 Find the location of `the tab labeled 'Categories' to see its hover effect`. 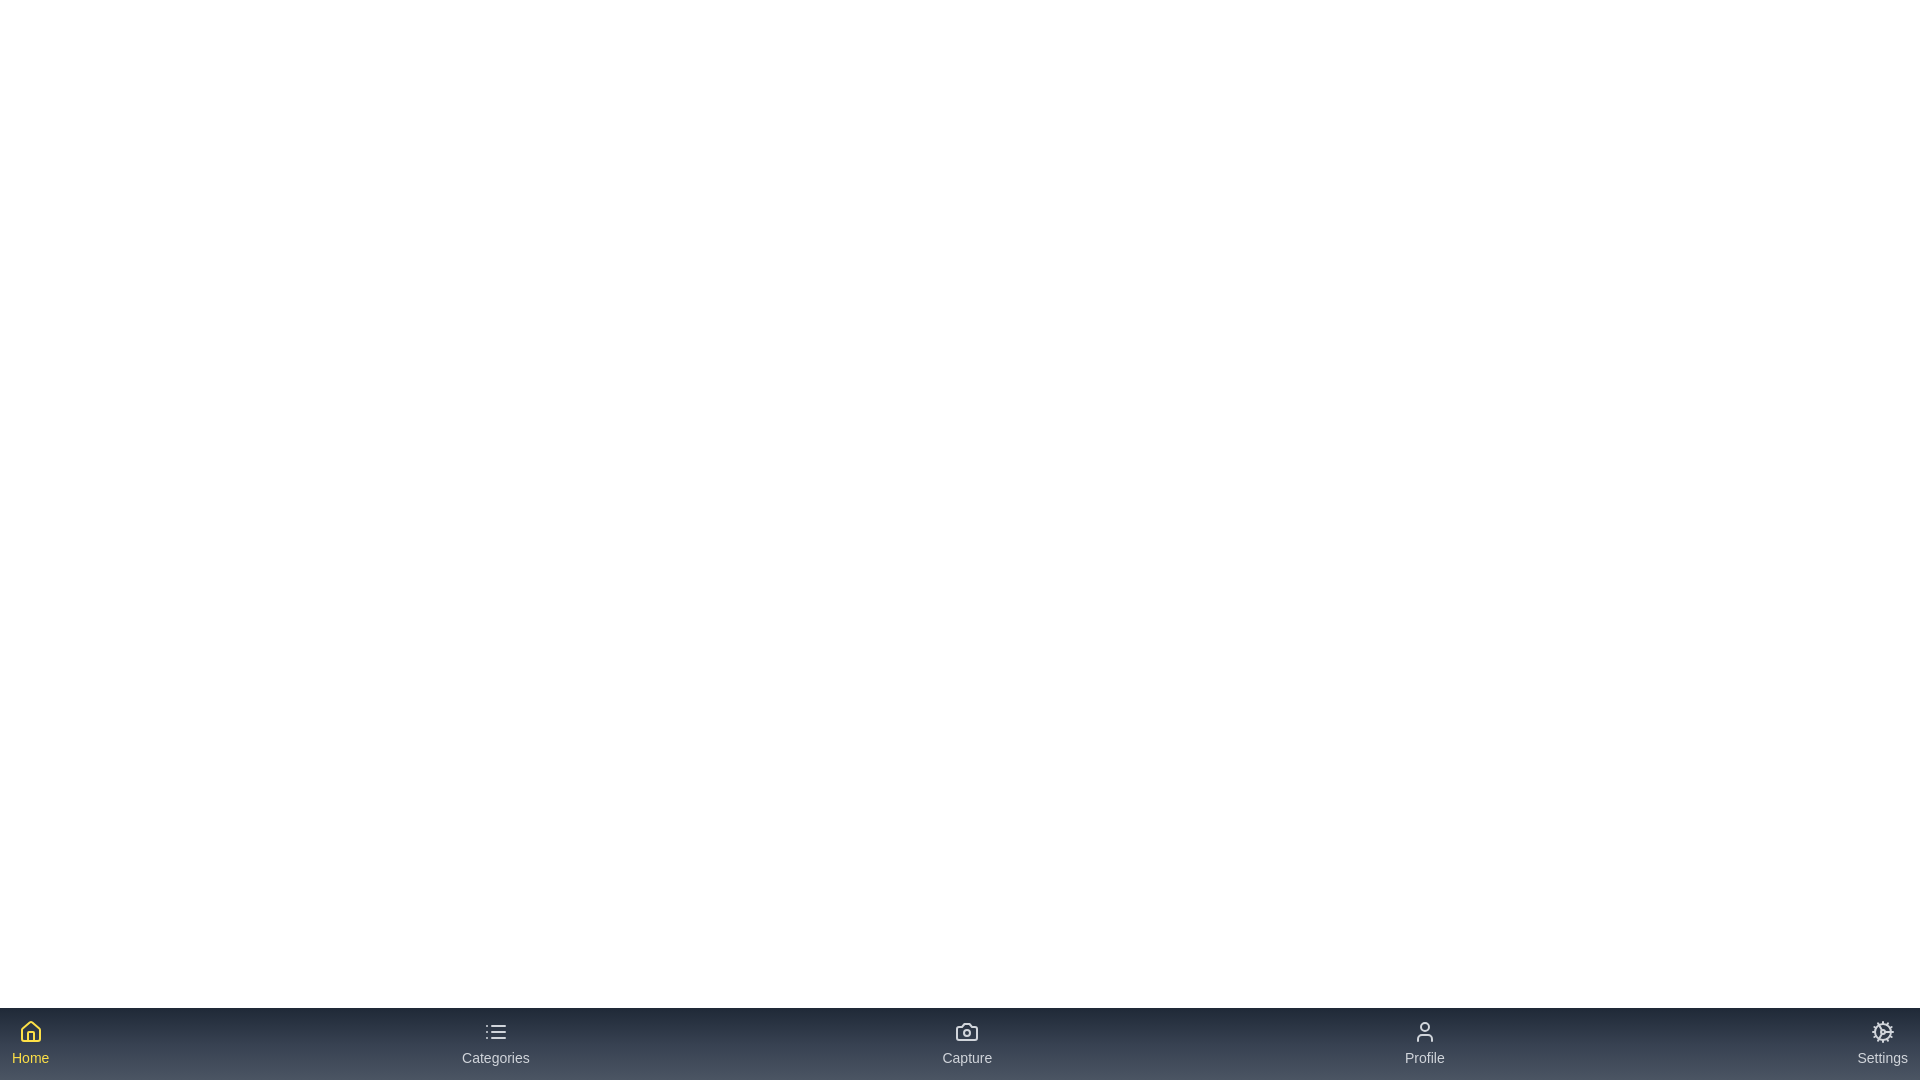

the tab labeled 'Categories' to see its hover effect is located at coordinates (495, 1043).